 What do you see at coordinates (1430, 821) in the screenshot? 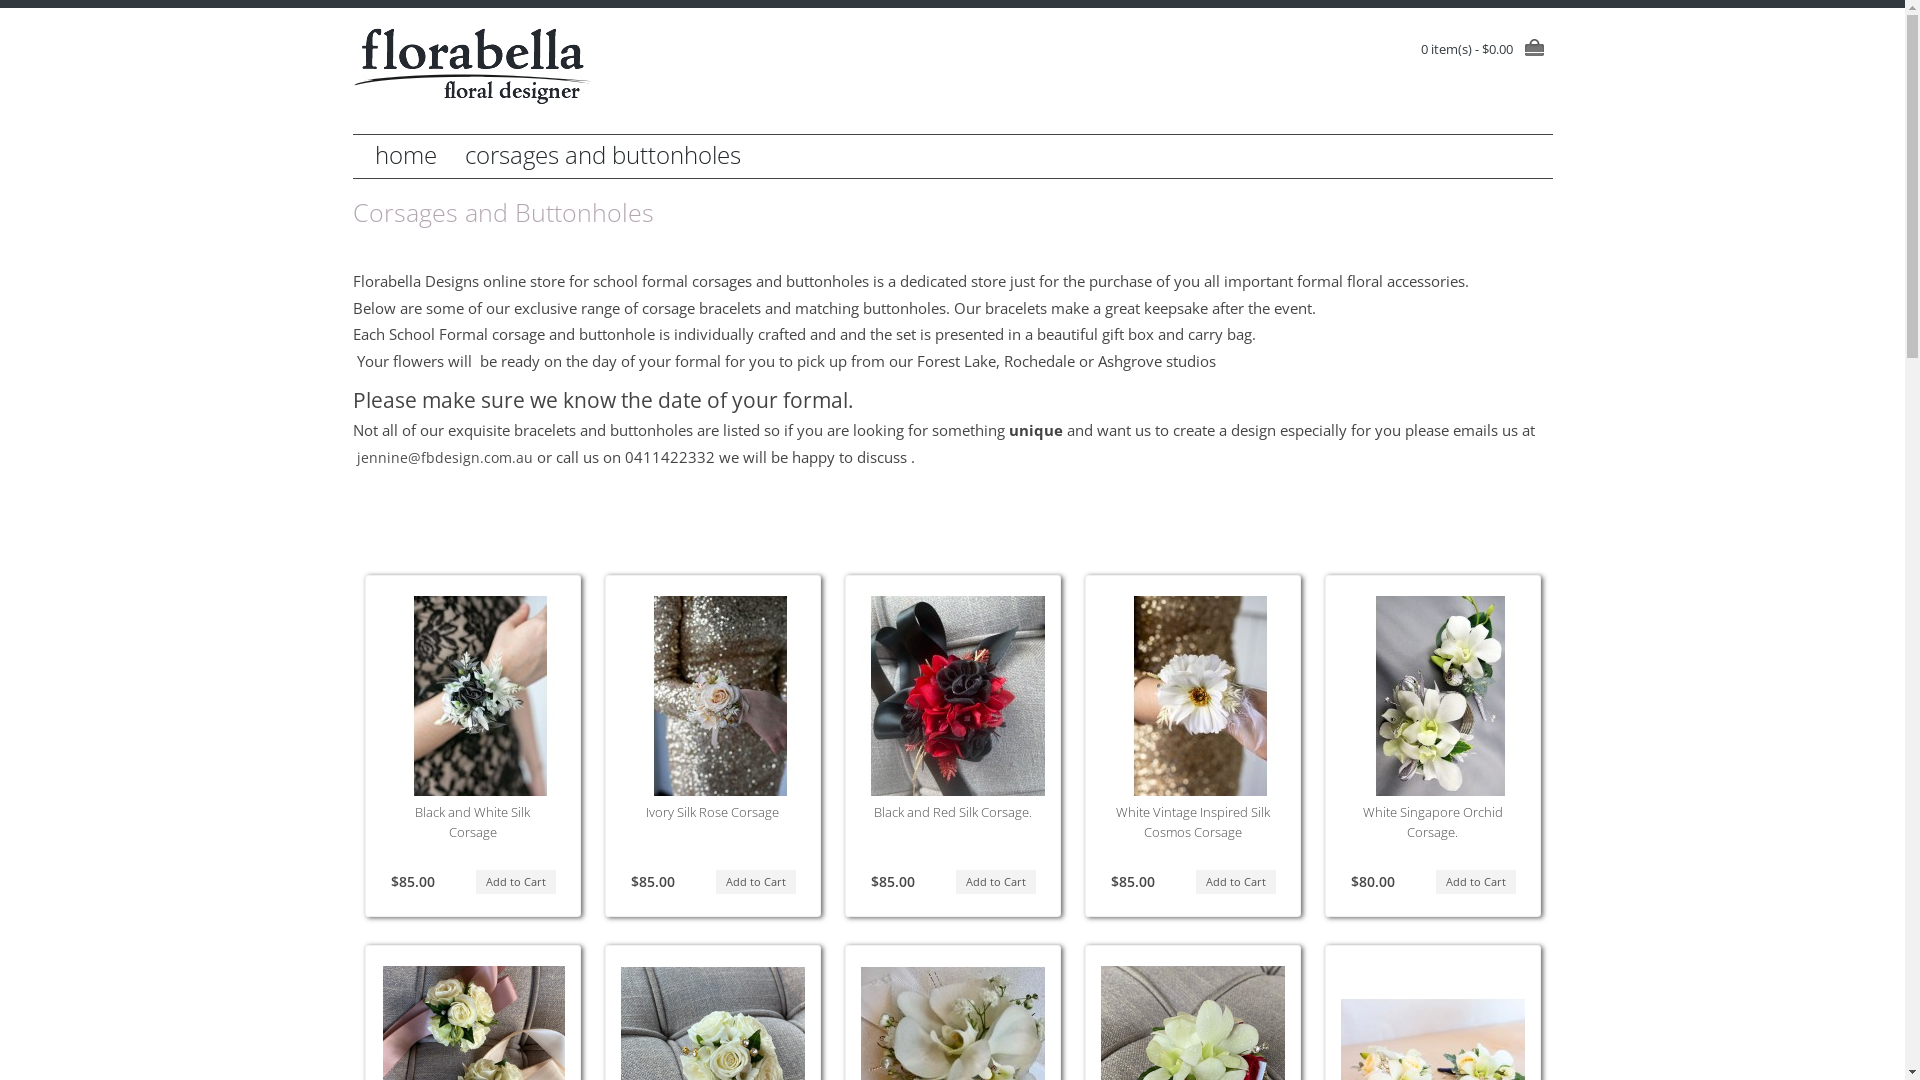
I see `'White Singapore Orchid Corsage.'` at bounding box center [1430, 821].